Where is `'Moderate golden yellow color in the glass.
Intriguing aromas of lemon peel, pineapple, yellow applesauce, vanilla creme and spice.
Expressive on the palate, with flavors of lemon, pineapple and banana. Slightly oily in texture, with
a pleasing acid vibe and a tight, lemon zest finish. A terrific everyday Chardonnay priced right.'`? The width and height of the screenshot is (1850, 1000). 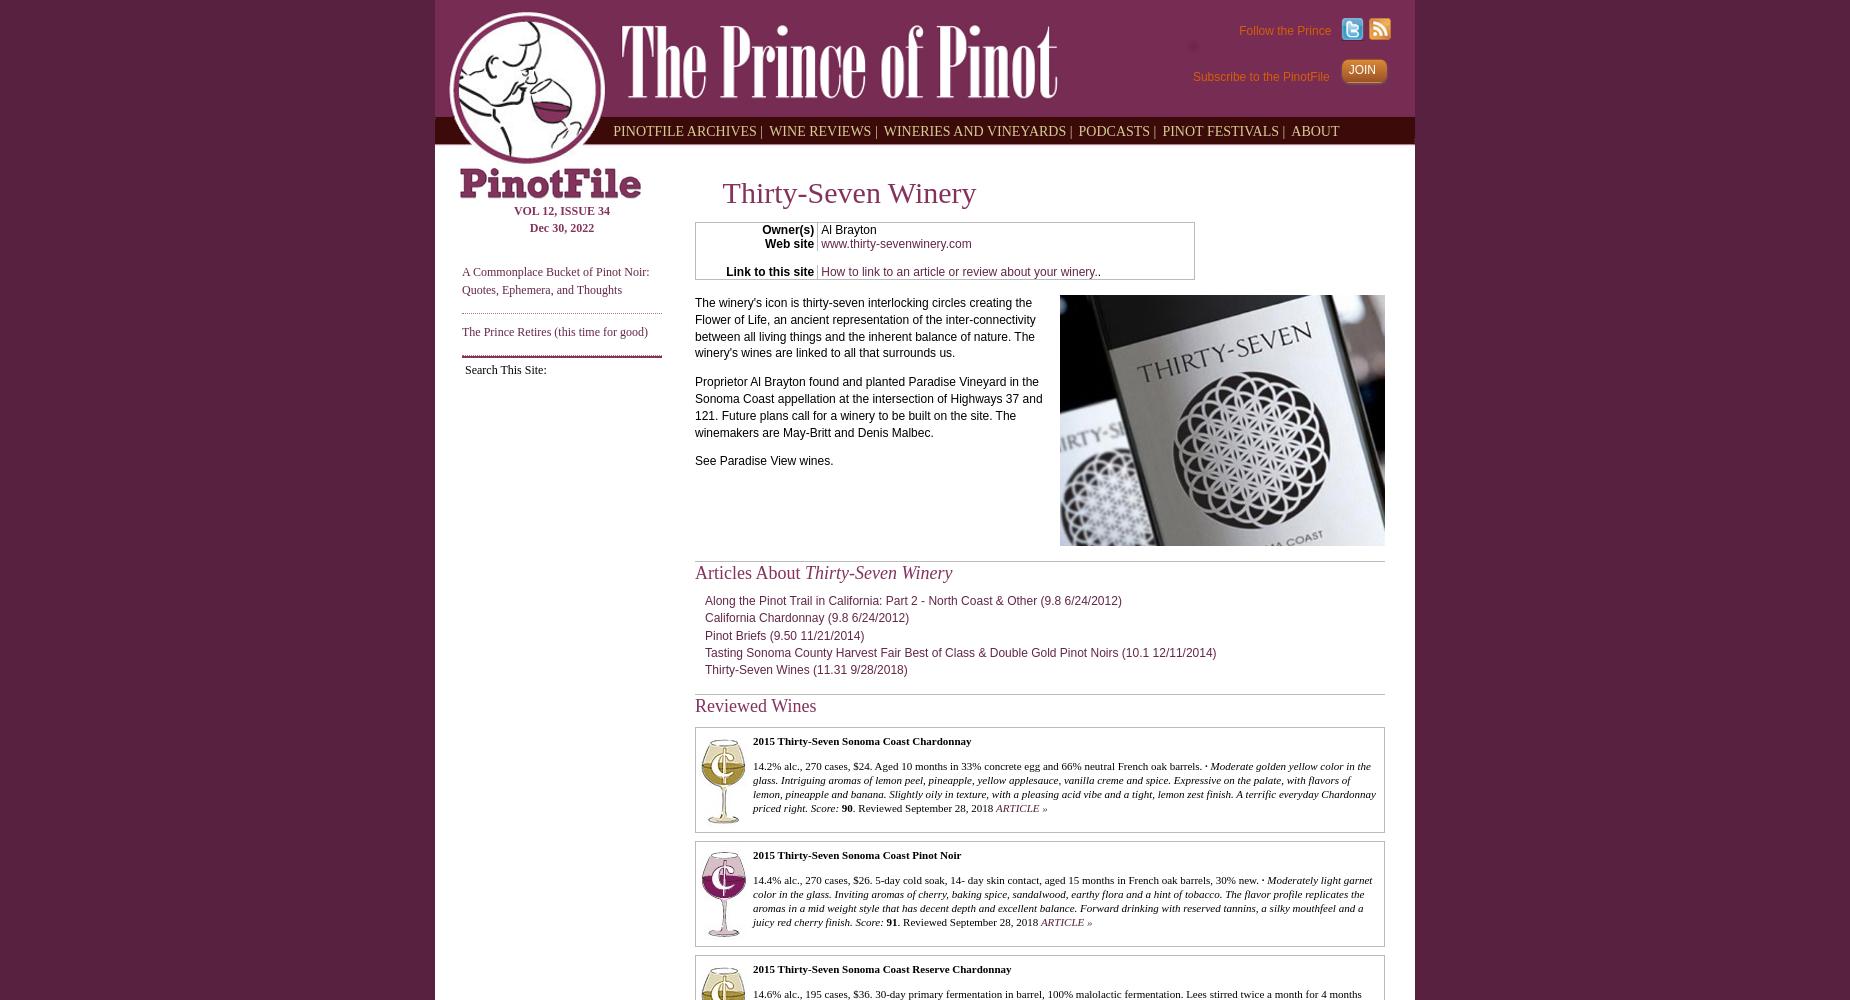 'Moderate golden yellow color in the glass.
Intriguing aromas of lemon peel, pineapple, yellow applesauce, vanilla creme and spice.
Expressive on the palate, with flavors of lemon, pineapple and banana. Slightly oily in texture, with
a pleasing acid vibe and a tight, lemon zest finish. A terrific everyday Chardonnay priced right.' is located at coordinates (1062, 786).